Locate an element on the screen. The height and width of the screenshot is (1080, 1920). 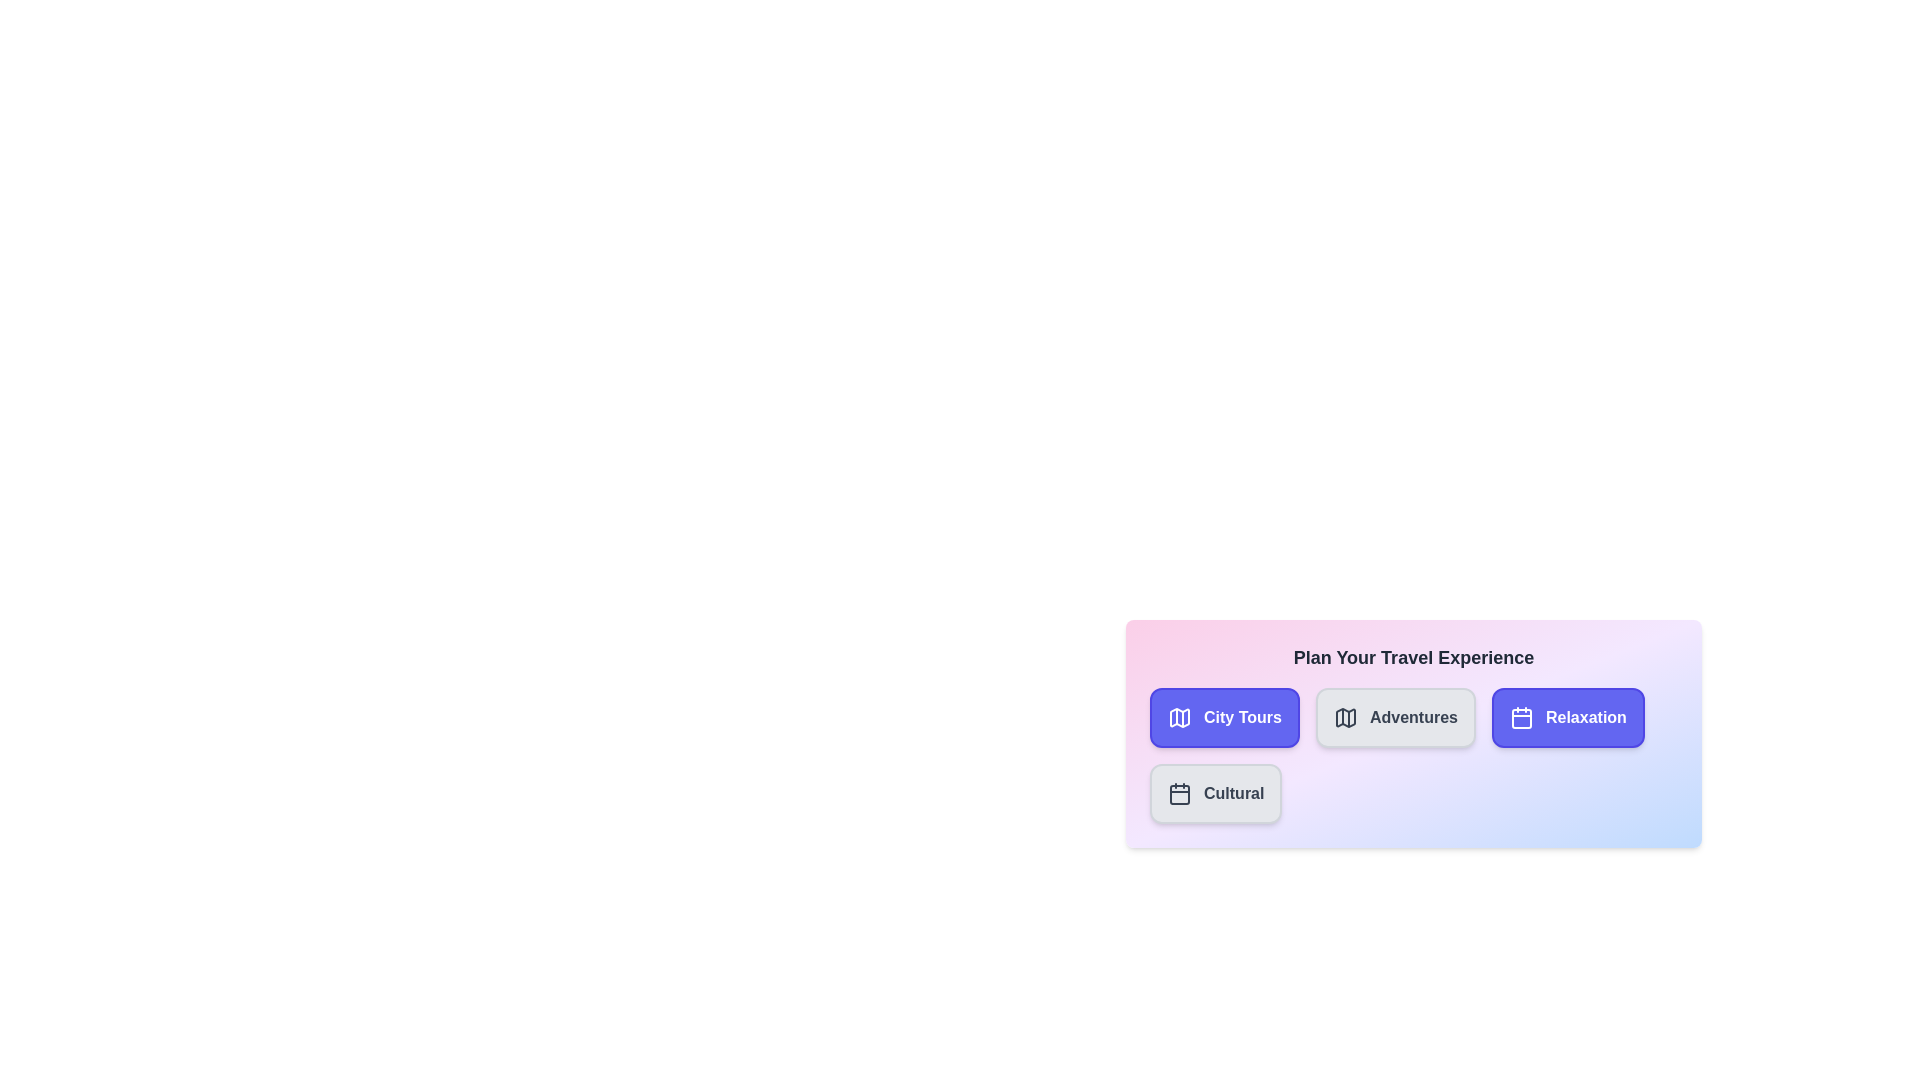
the category Adventures is located at coordinates (1395, 716).